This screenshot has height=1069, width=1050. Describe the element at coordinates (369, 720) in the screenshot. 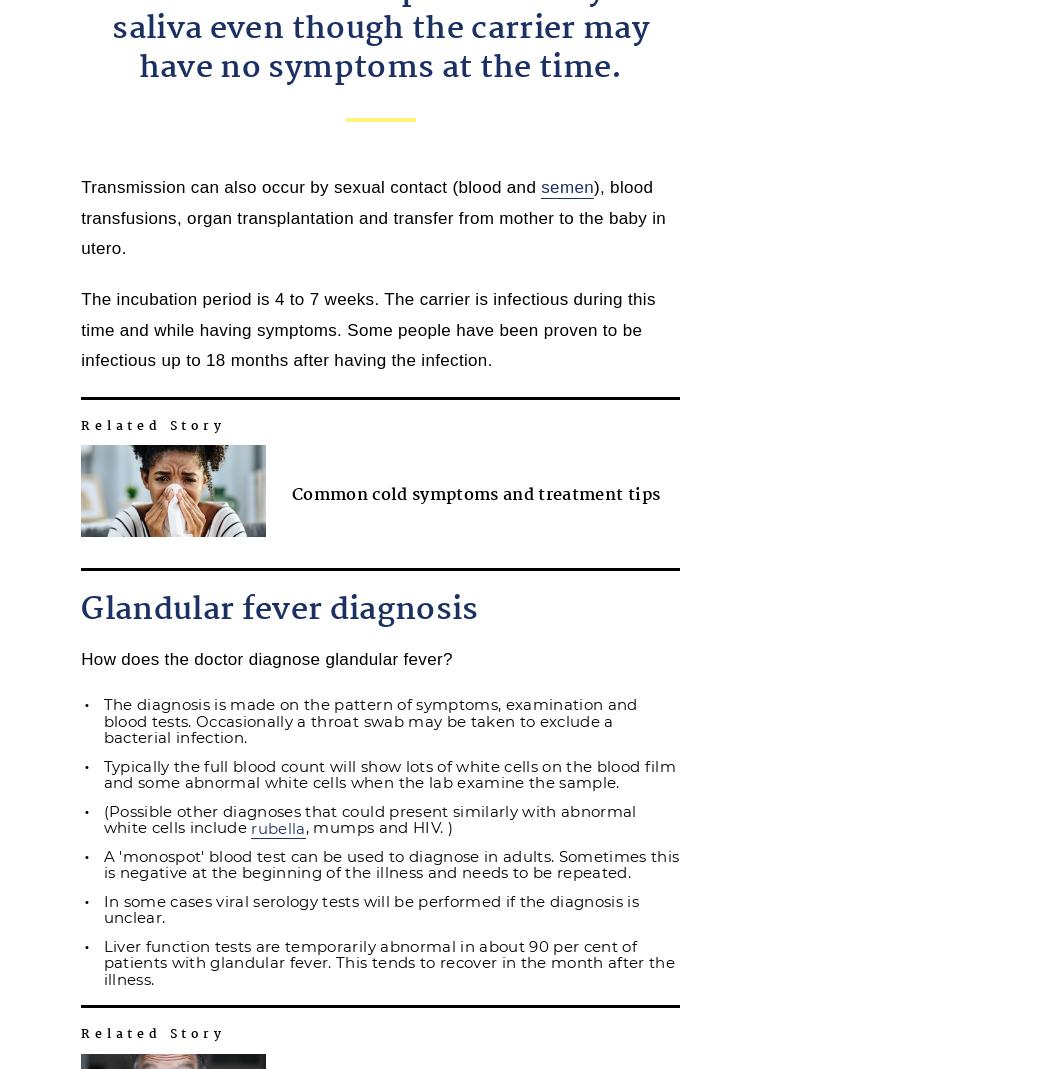

I see `'The diagnosis is made on the pattern of symptoms, examination and blood tests.  Occasionally a throat swab may be taken to exclude a bacterial infection.'` at that location.